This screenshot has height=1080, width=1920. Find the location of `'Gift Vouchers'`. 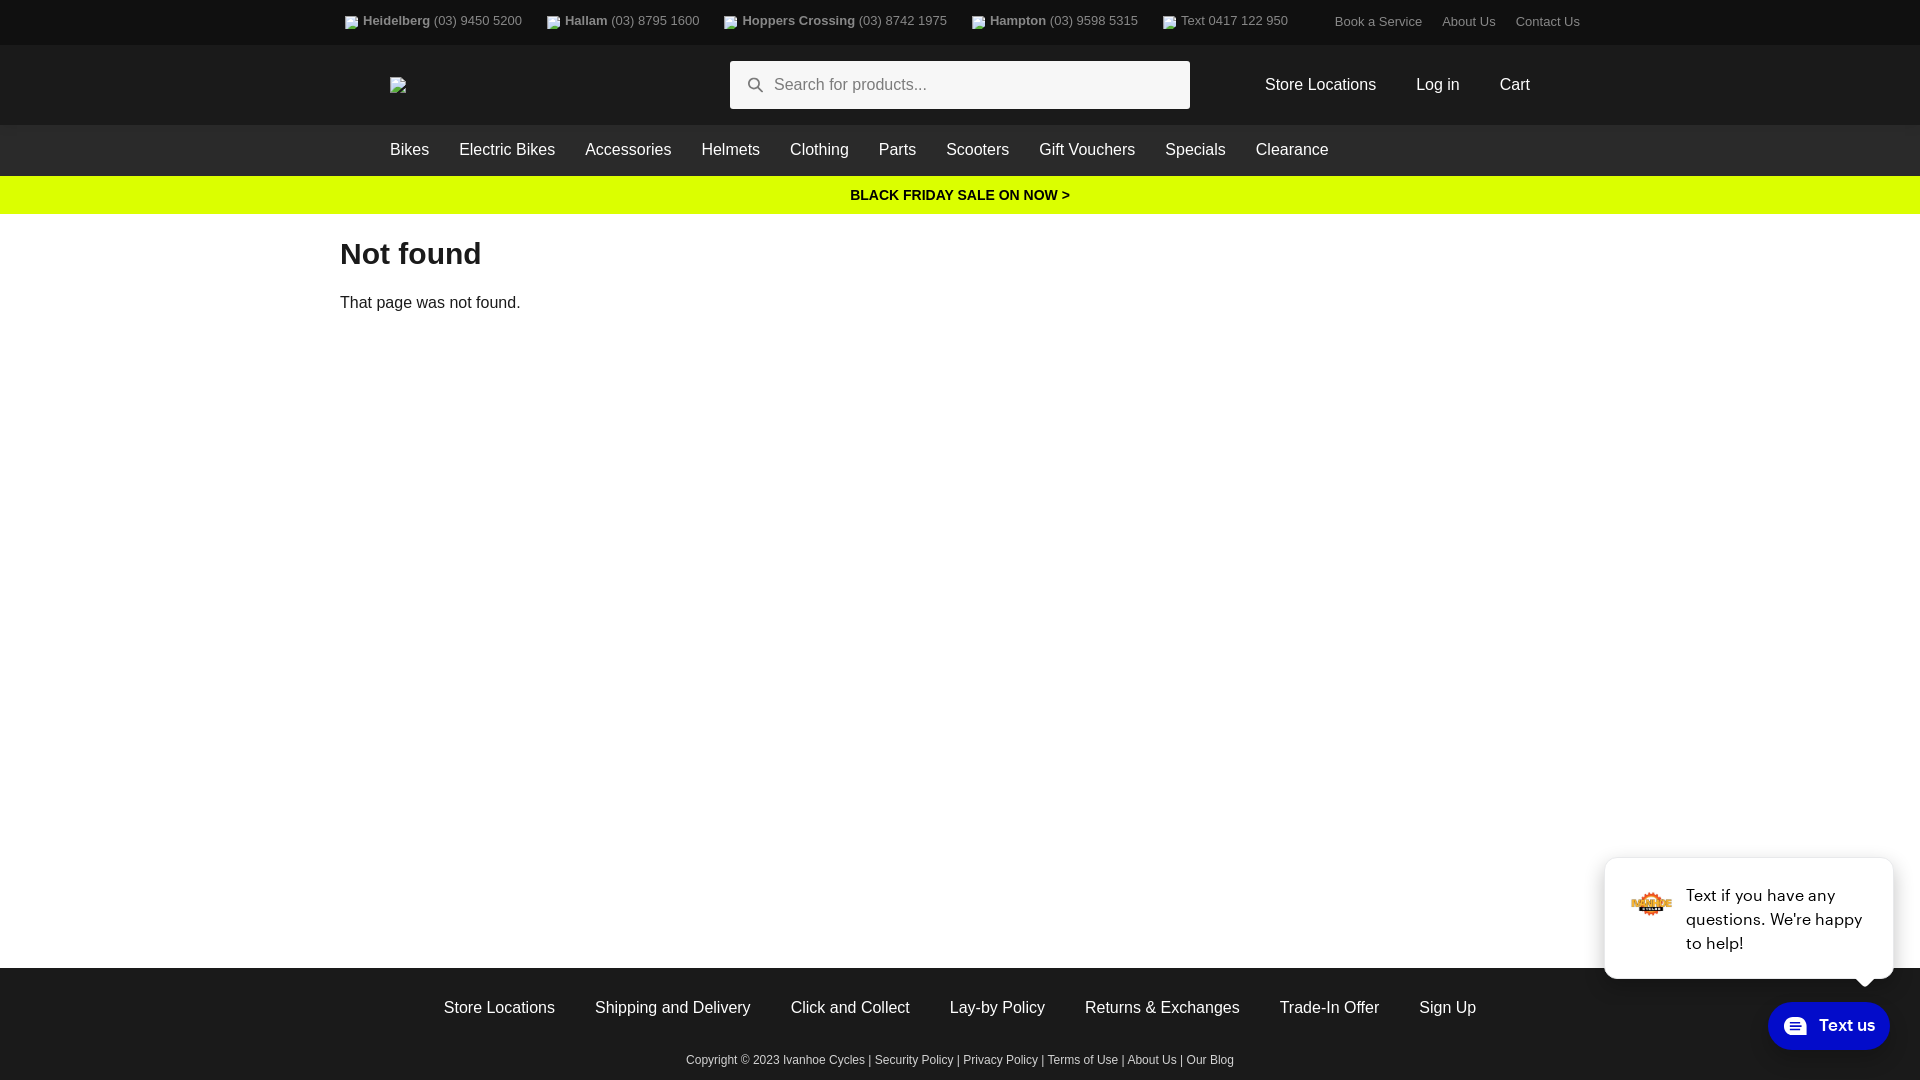

'Gift Vouchers' is located at coordinates (1085, 149).